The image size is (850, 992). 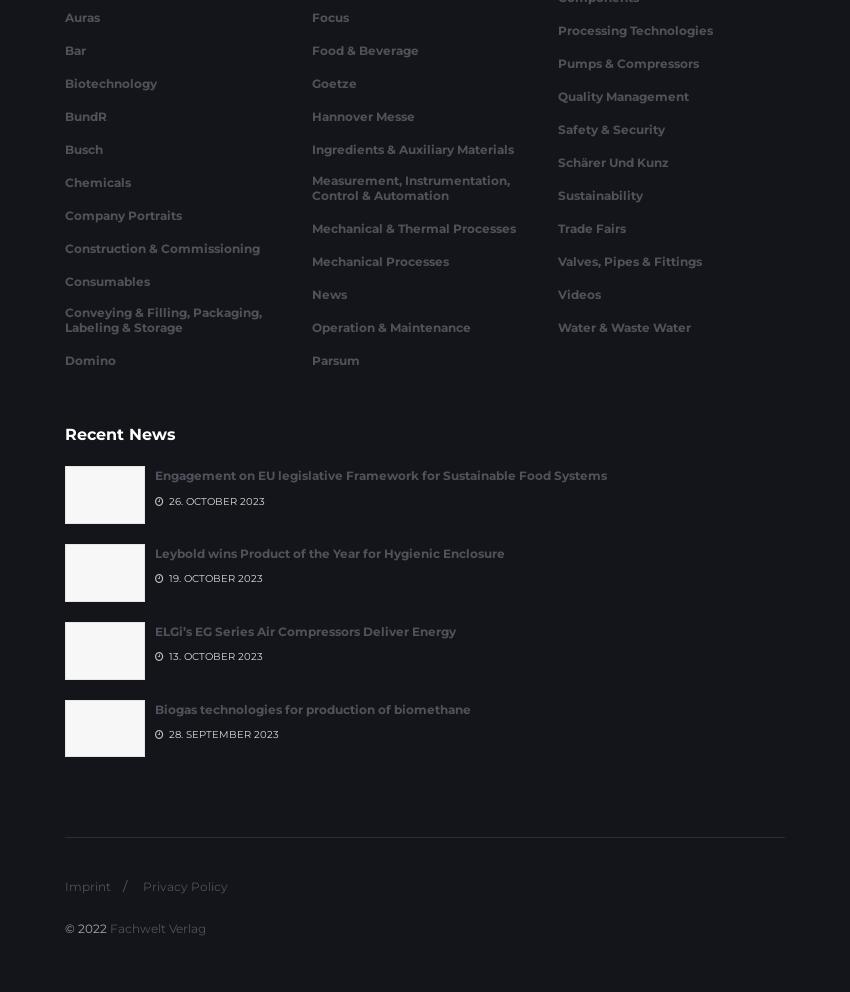 I want to click on 'Busch', so click(x=83, y=255).